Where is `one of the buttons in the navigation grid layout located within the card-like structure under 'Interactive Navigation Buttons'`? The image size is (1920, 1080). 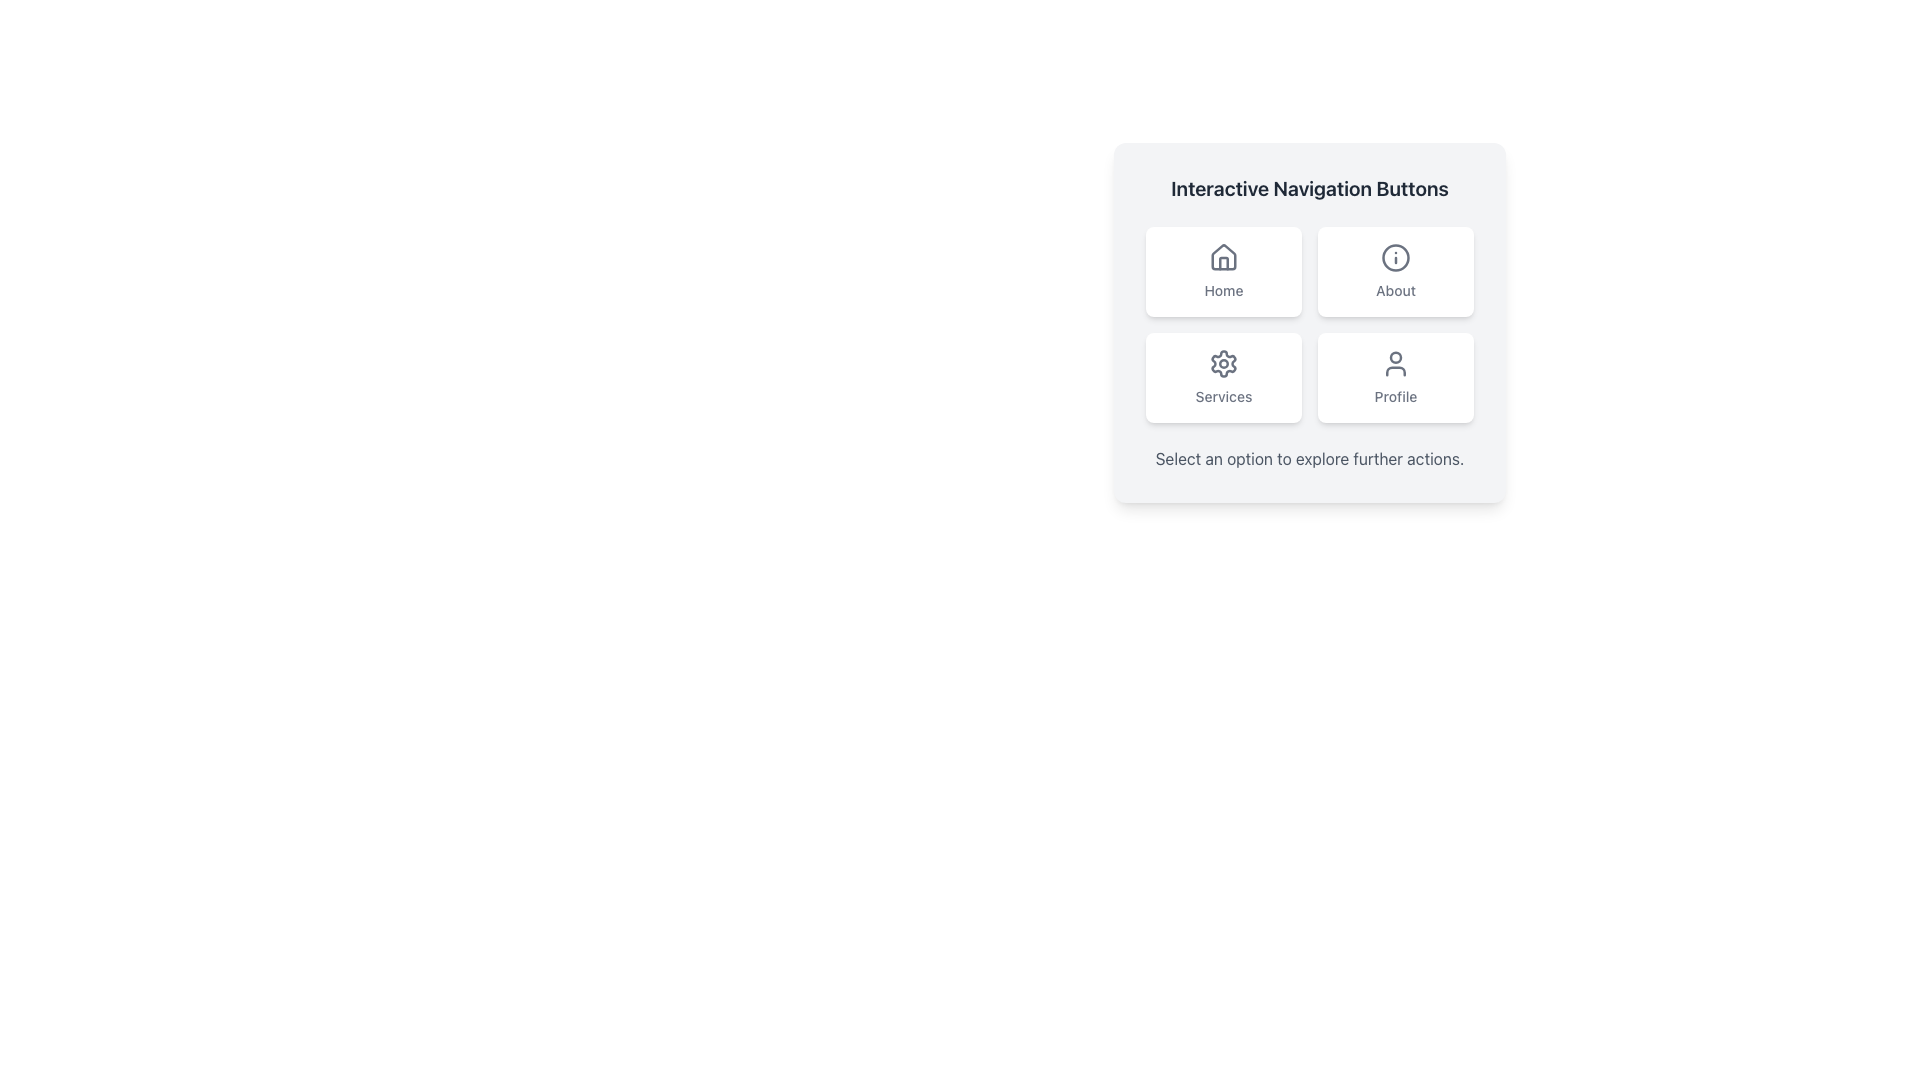
one of the buttons in the navigation grid layout located within the card-like structure under 'Interactive Navigation Buttons' is located at coordinates (1310, 323).